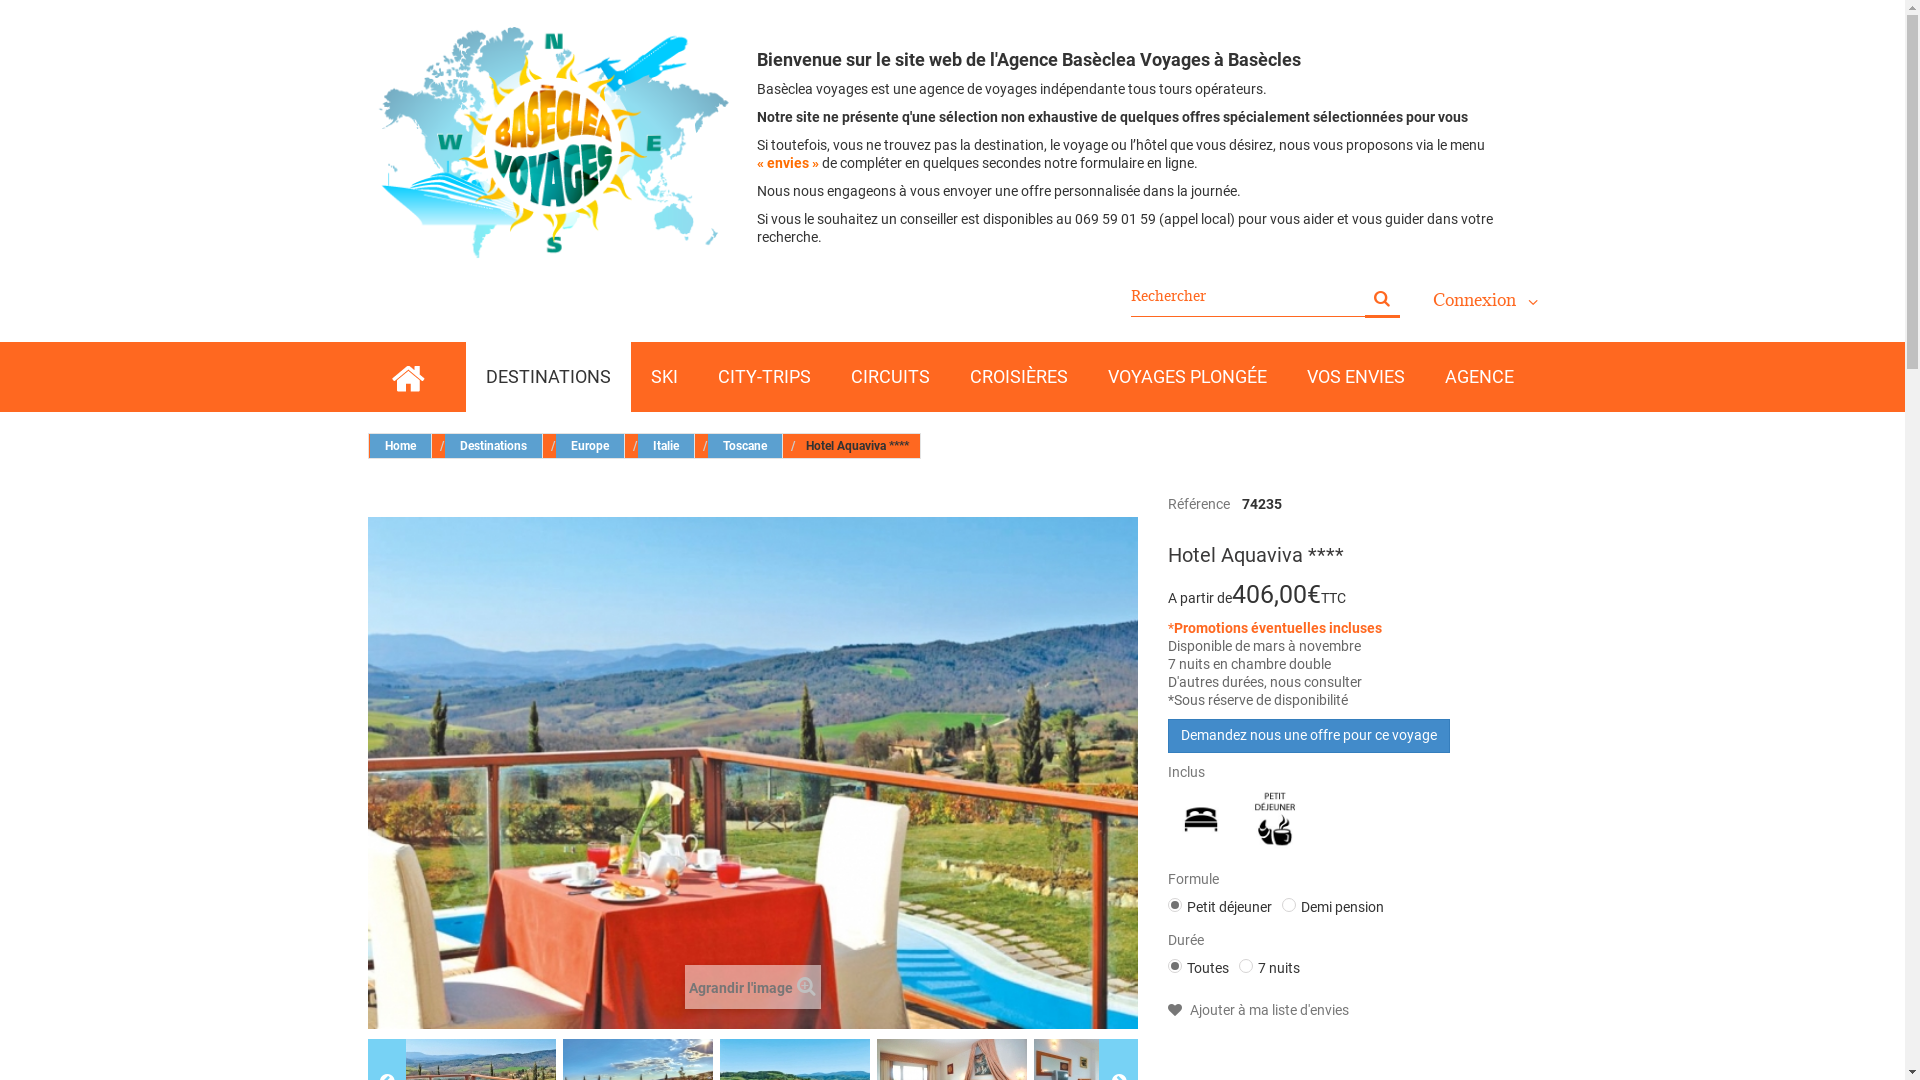  What do you see at coordinates (666, 445) in the screenshot?
I see `'Italie'` at bounding box center [666, 445].